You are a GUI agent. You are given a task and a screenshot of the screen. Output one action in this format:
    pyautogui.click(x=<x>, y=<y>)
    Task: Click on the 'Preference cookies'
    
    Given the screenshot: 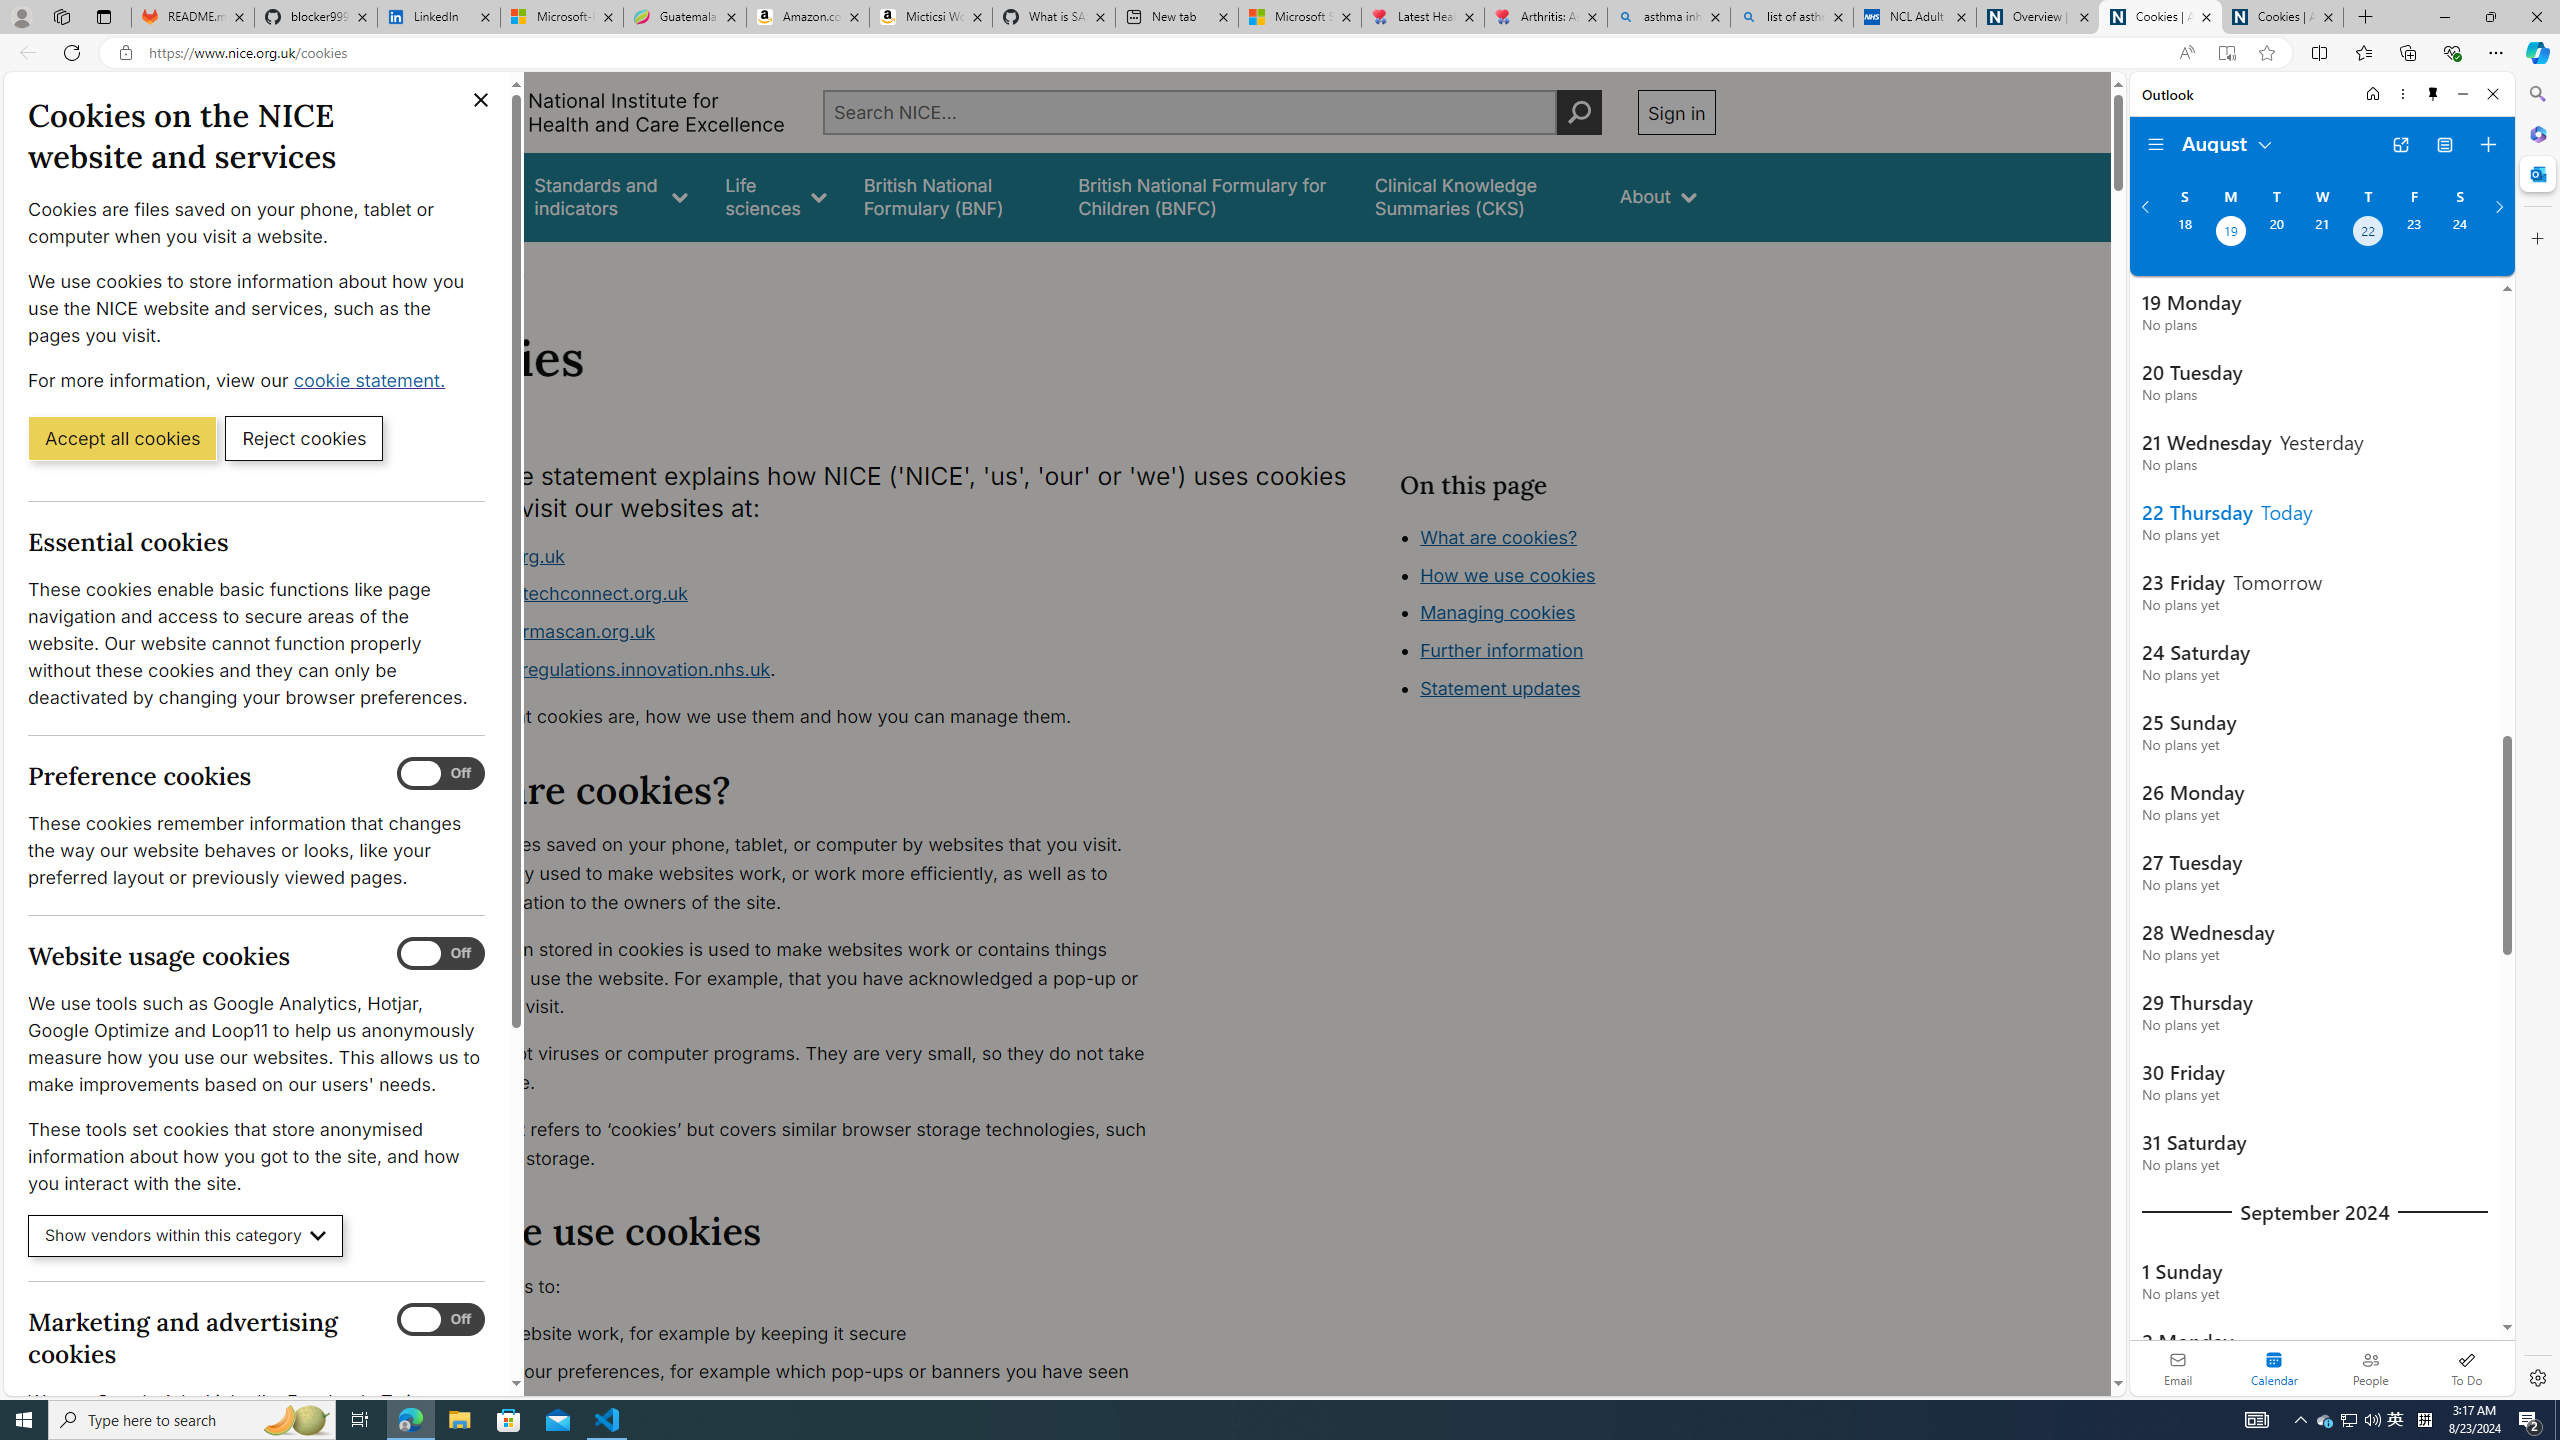 What is the action you would take?
    pyautogui.click(x=440, y=773)
    